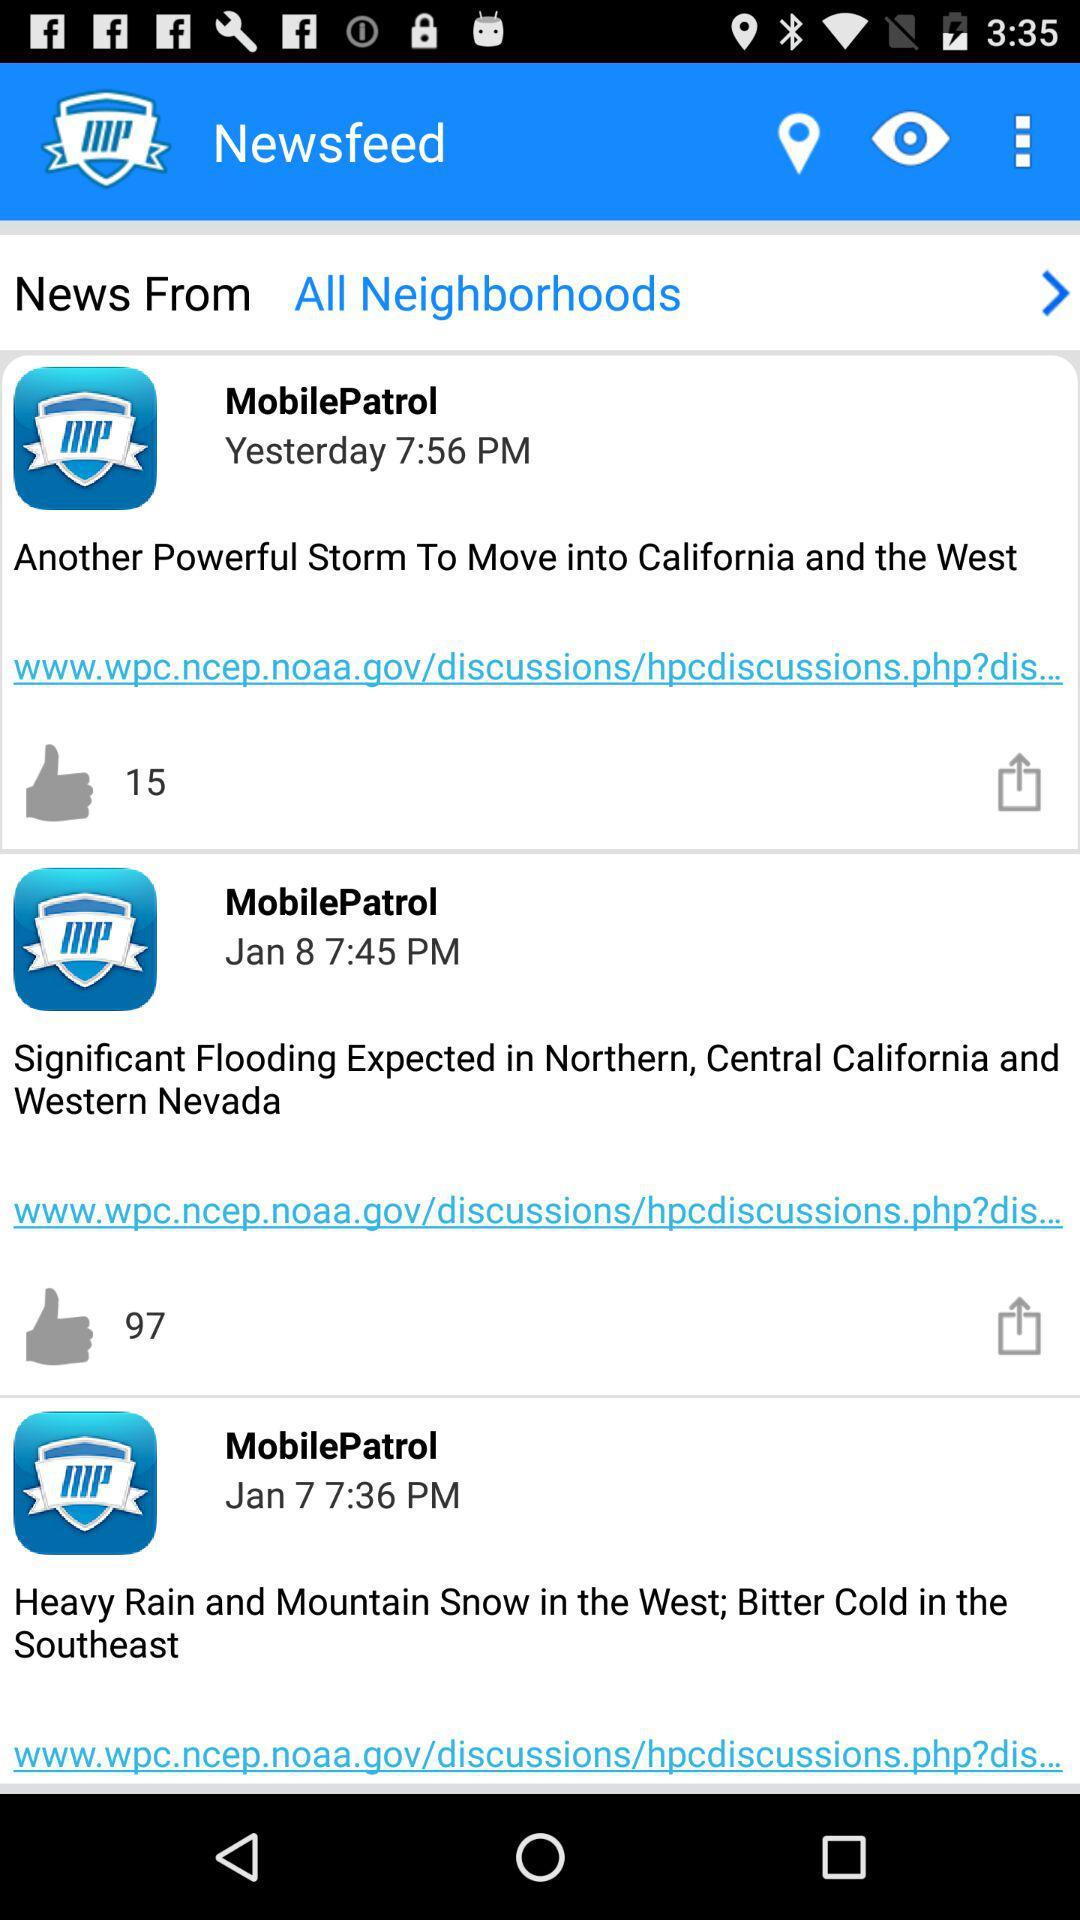 The image size is (1080, 1920). What do you see at coordinates (1020, 779) in the screenshot?
I see `download the information` at bounding box center [1020, 779].